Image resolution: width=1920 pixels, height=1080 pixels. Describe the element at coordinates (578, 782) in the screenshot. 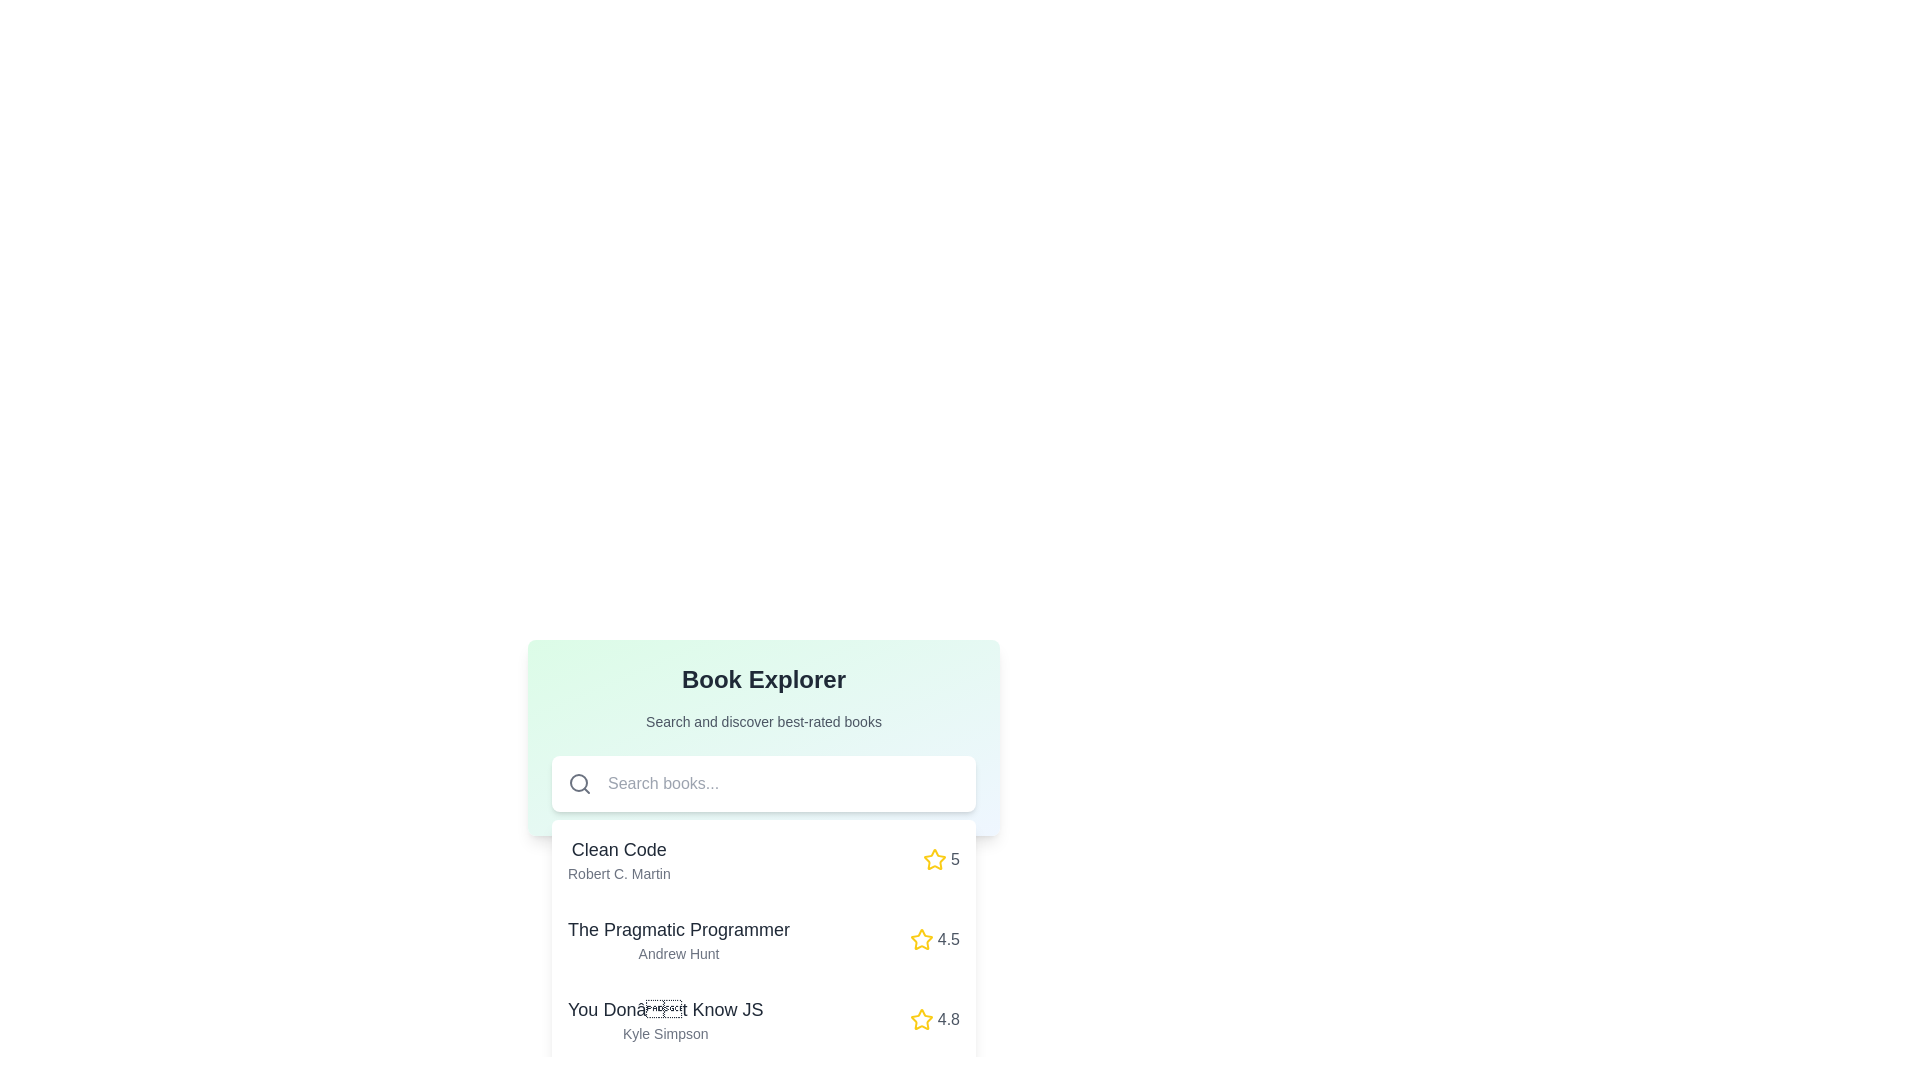

I see `the decorative SVG circle that visually represents the lens of the search icon, which is centrally located within the SVG graphic adjacent to the search input field` at that location.